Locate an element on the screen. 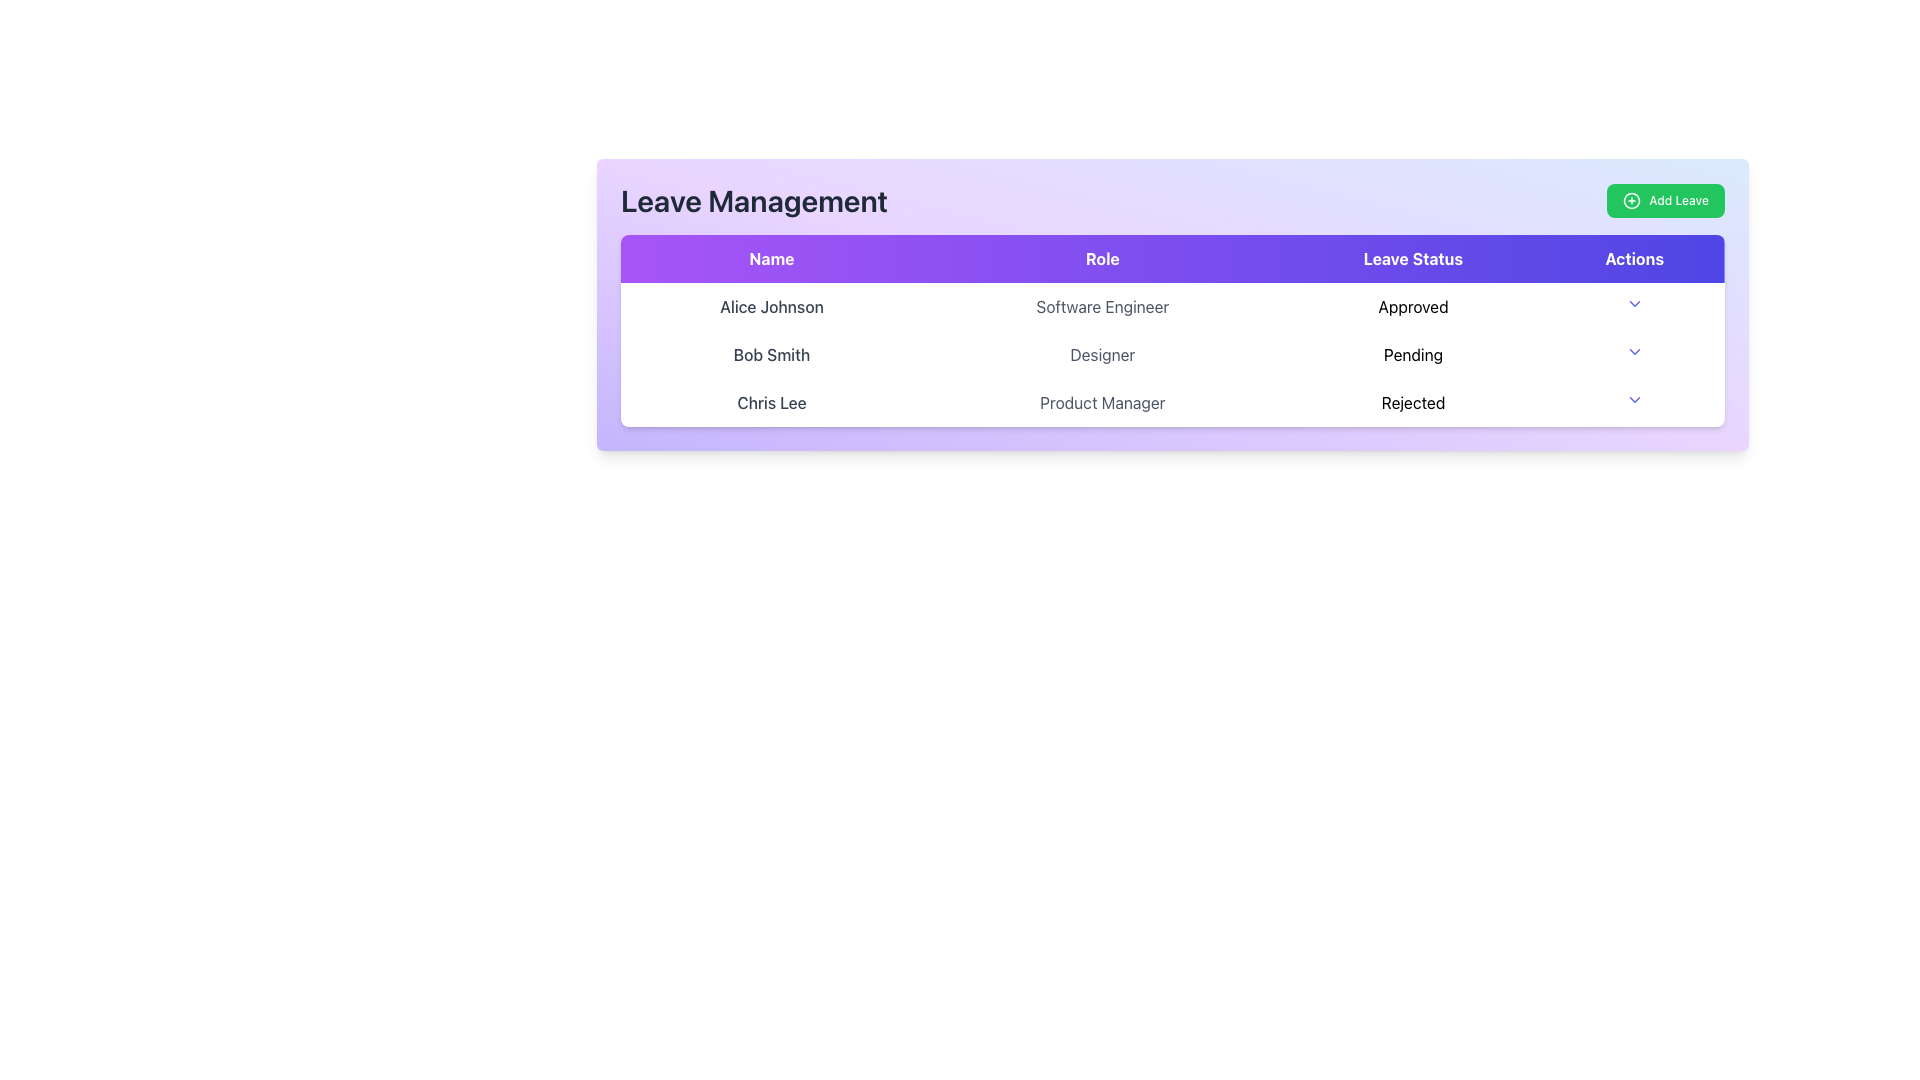 The height and width of the screenshot is (1080, 1920). the text label header that says 'Leave Status', which is styled with white text on a vibrant purple background and is positioned as the third column in the header row of a table is located at coordinates (1412, 257).